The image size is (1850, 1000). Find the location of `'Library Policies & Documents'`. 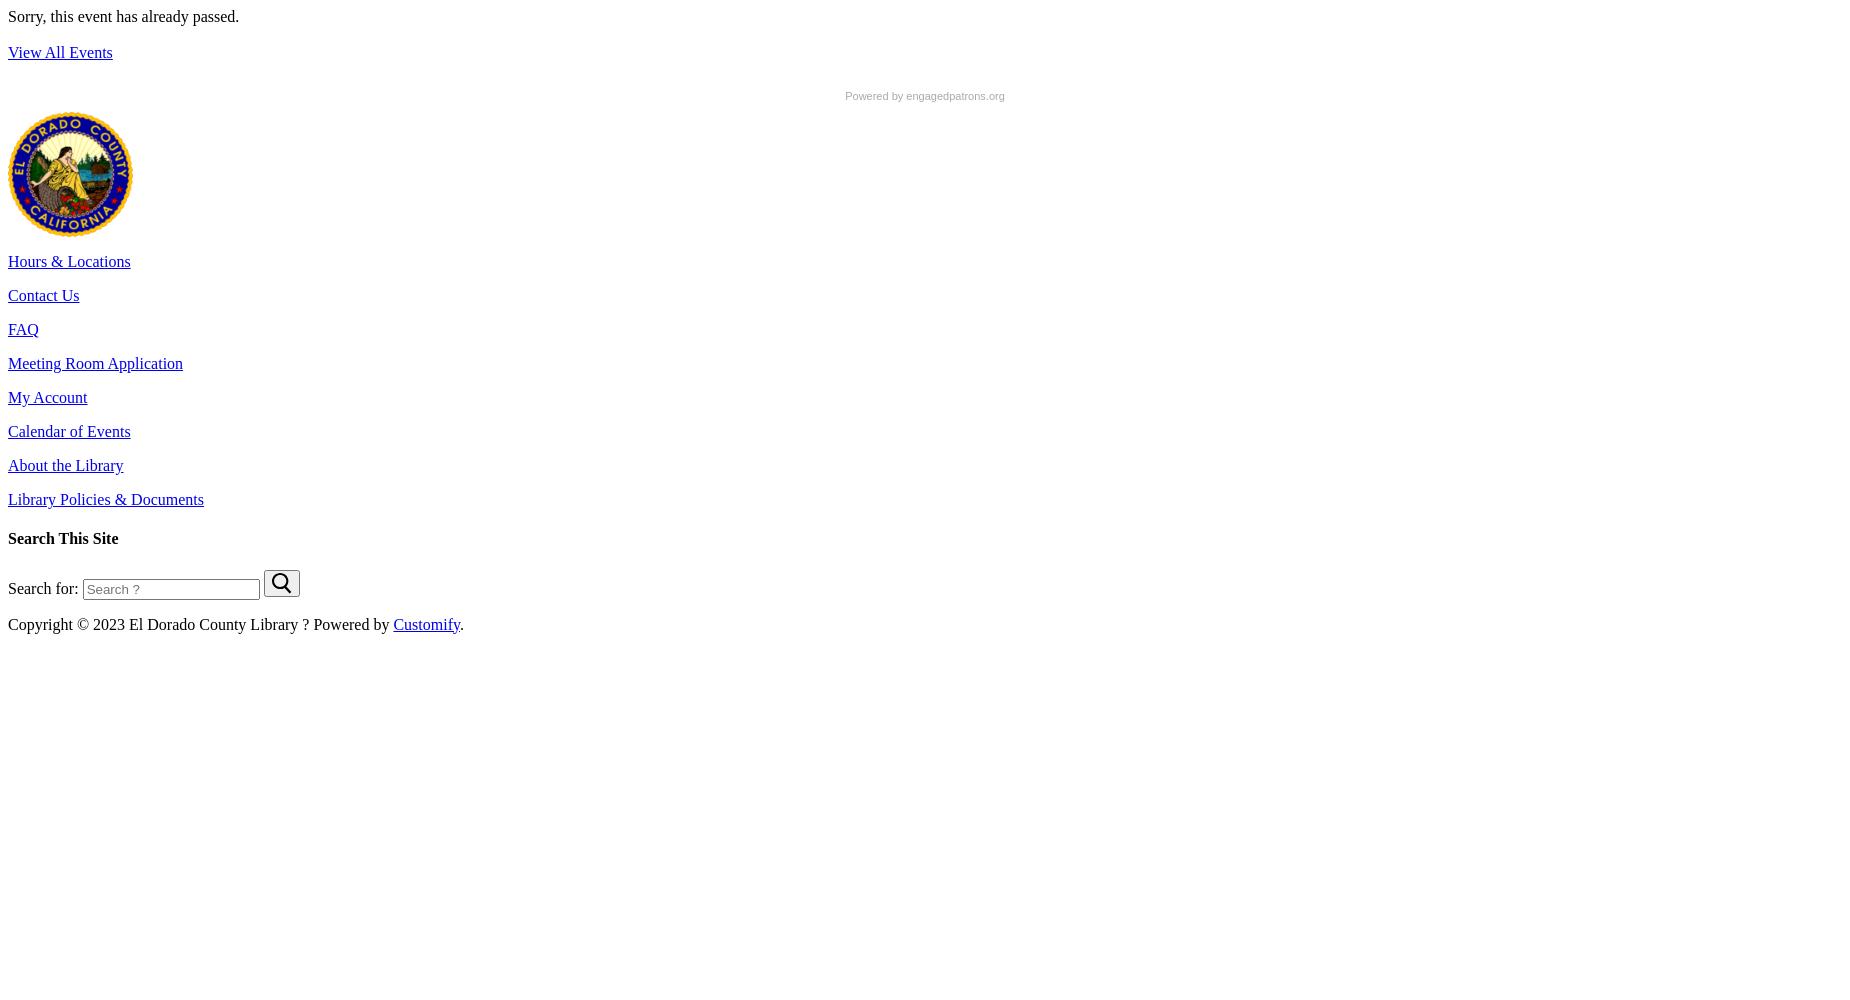

'Library Policies & Documents' is located at coordinates (104, 498).